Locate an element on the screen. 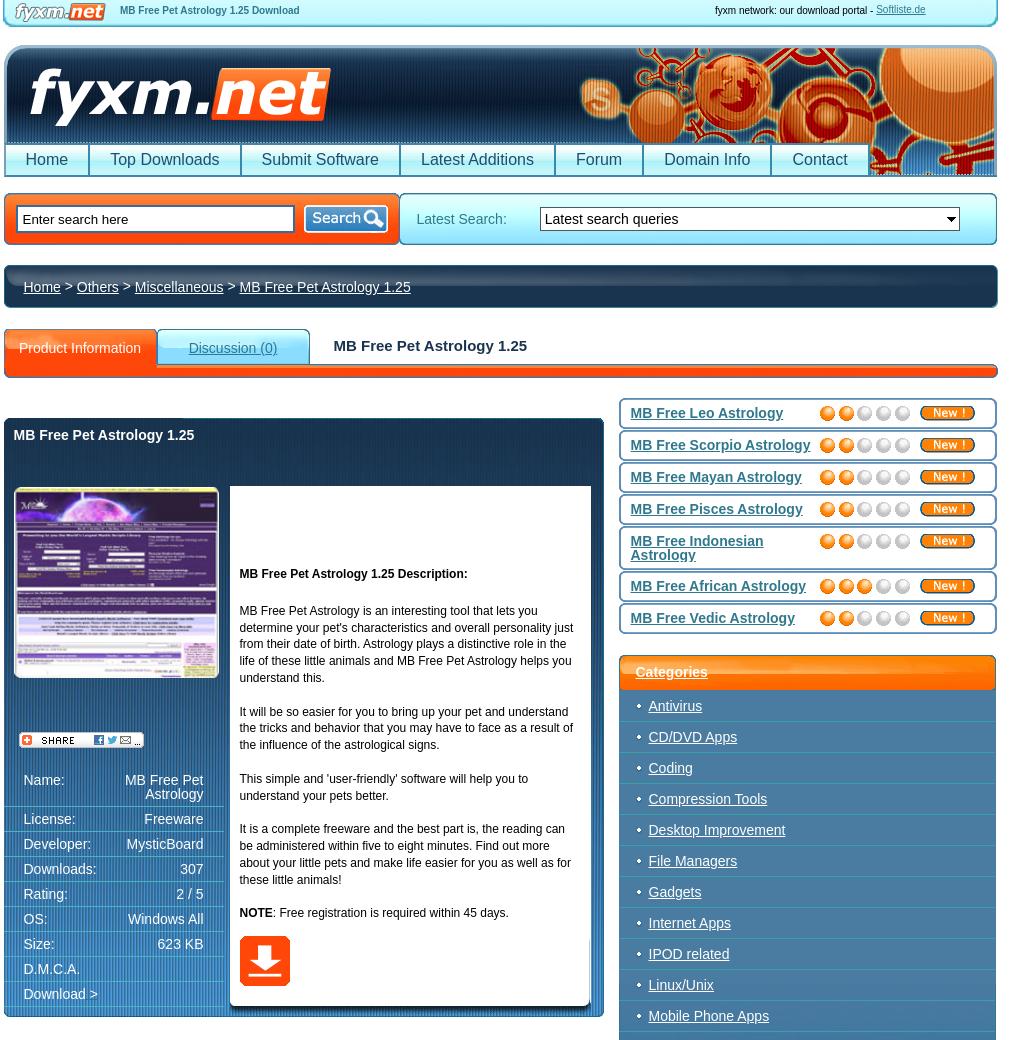 The image size is (1016, 1040). 'Related searches:' is located at coordinates (238, 950).